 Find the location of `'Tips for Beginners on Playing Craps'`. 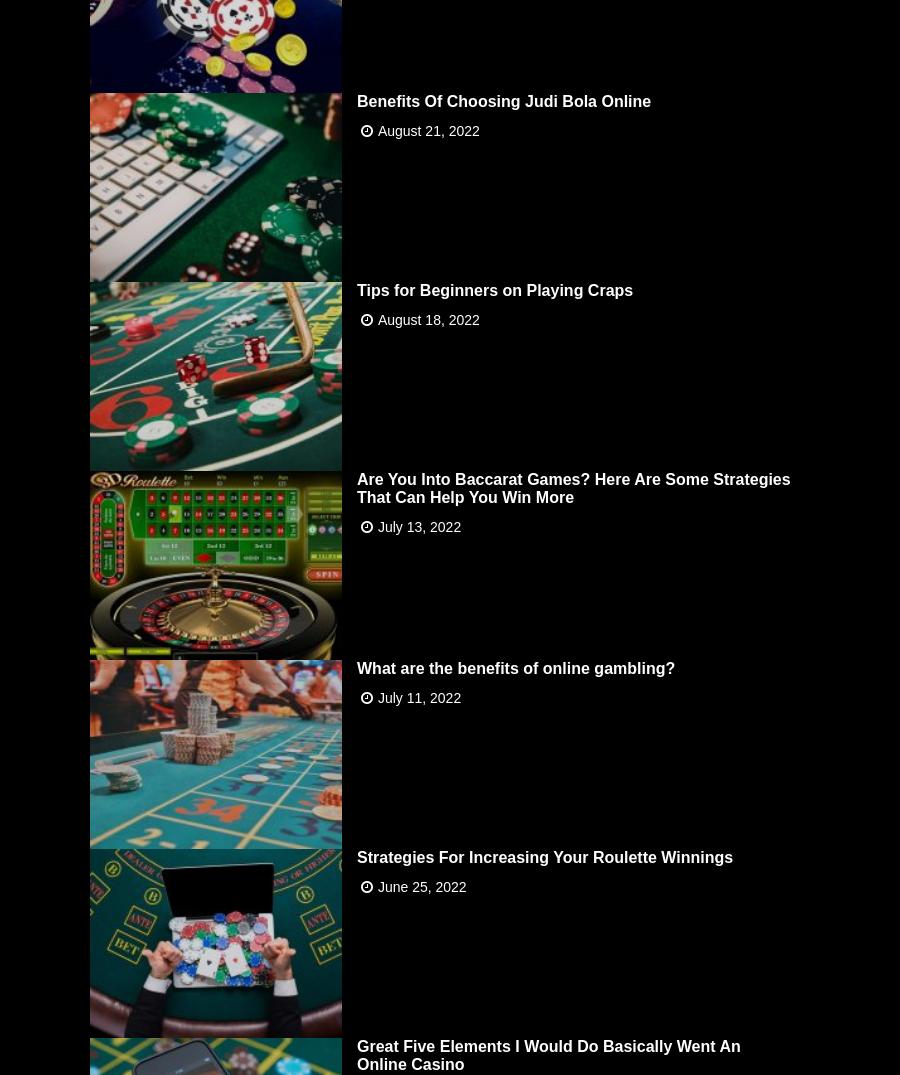

'Tips for Beginners on Playing Craps' is located at coordinates (494, 289).